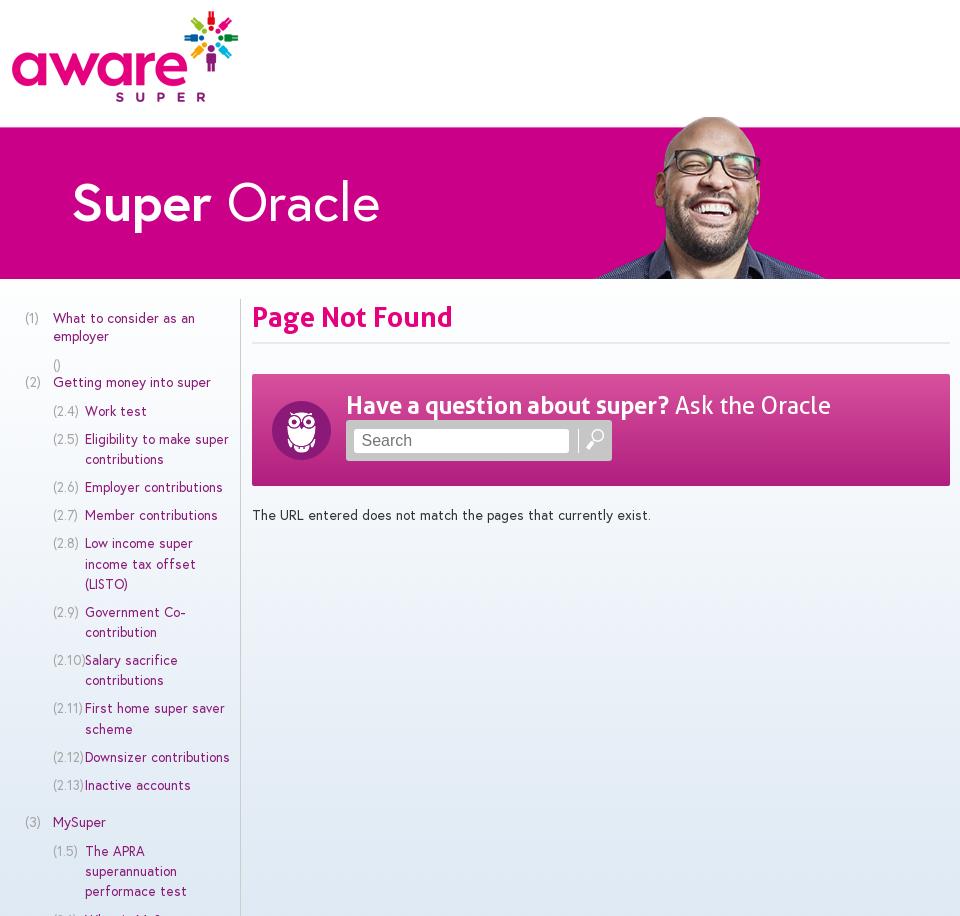 The image size is (960, 916). I want to click on '(3)', so click(30, 822).